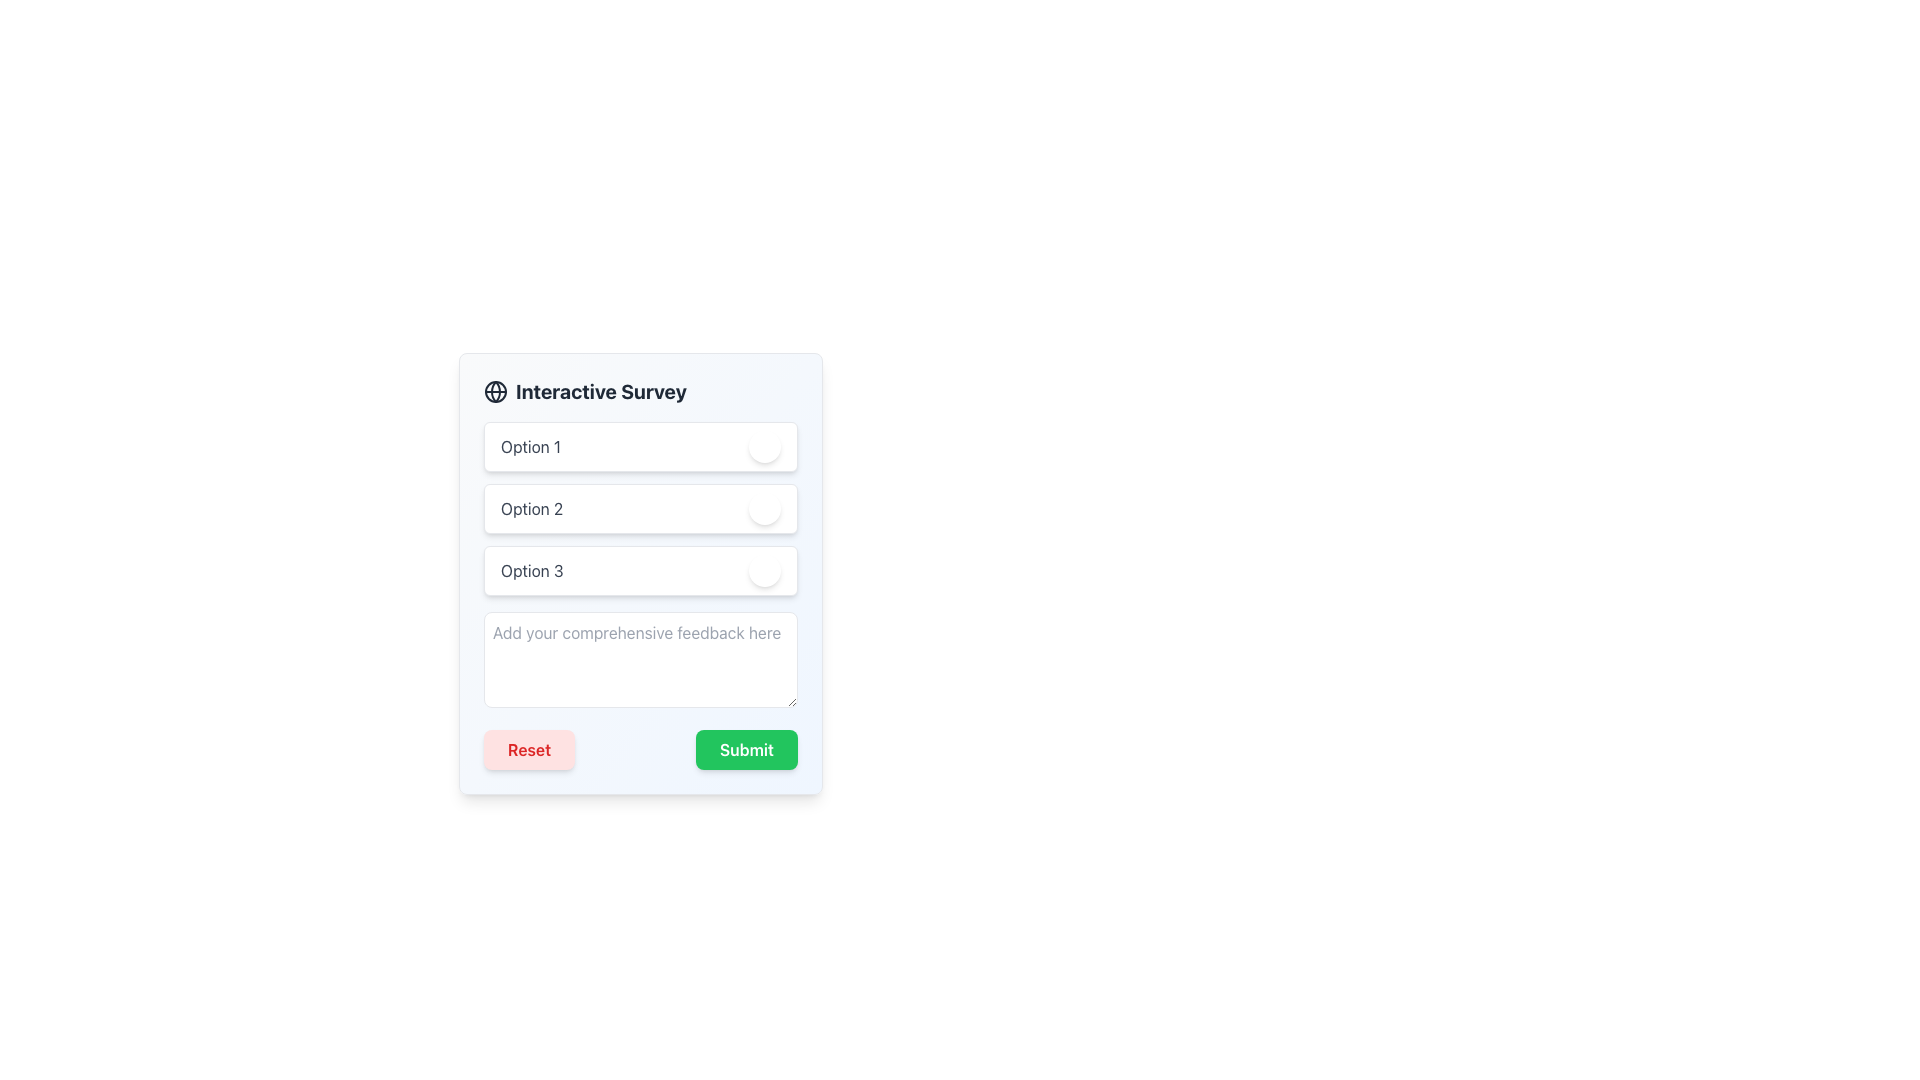 This screenshot has height=1080, width=1920. I want to click on the circular toggle on the right of the second interactive option in the survey interface, which is positioned between 'Option 1' and 'Option 3', so click(641, 508).